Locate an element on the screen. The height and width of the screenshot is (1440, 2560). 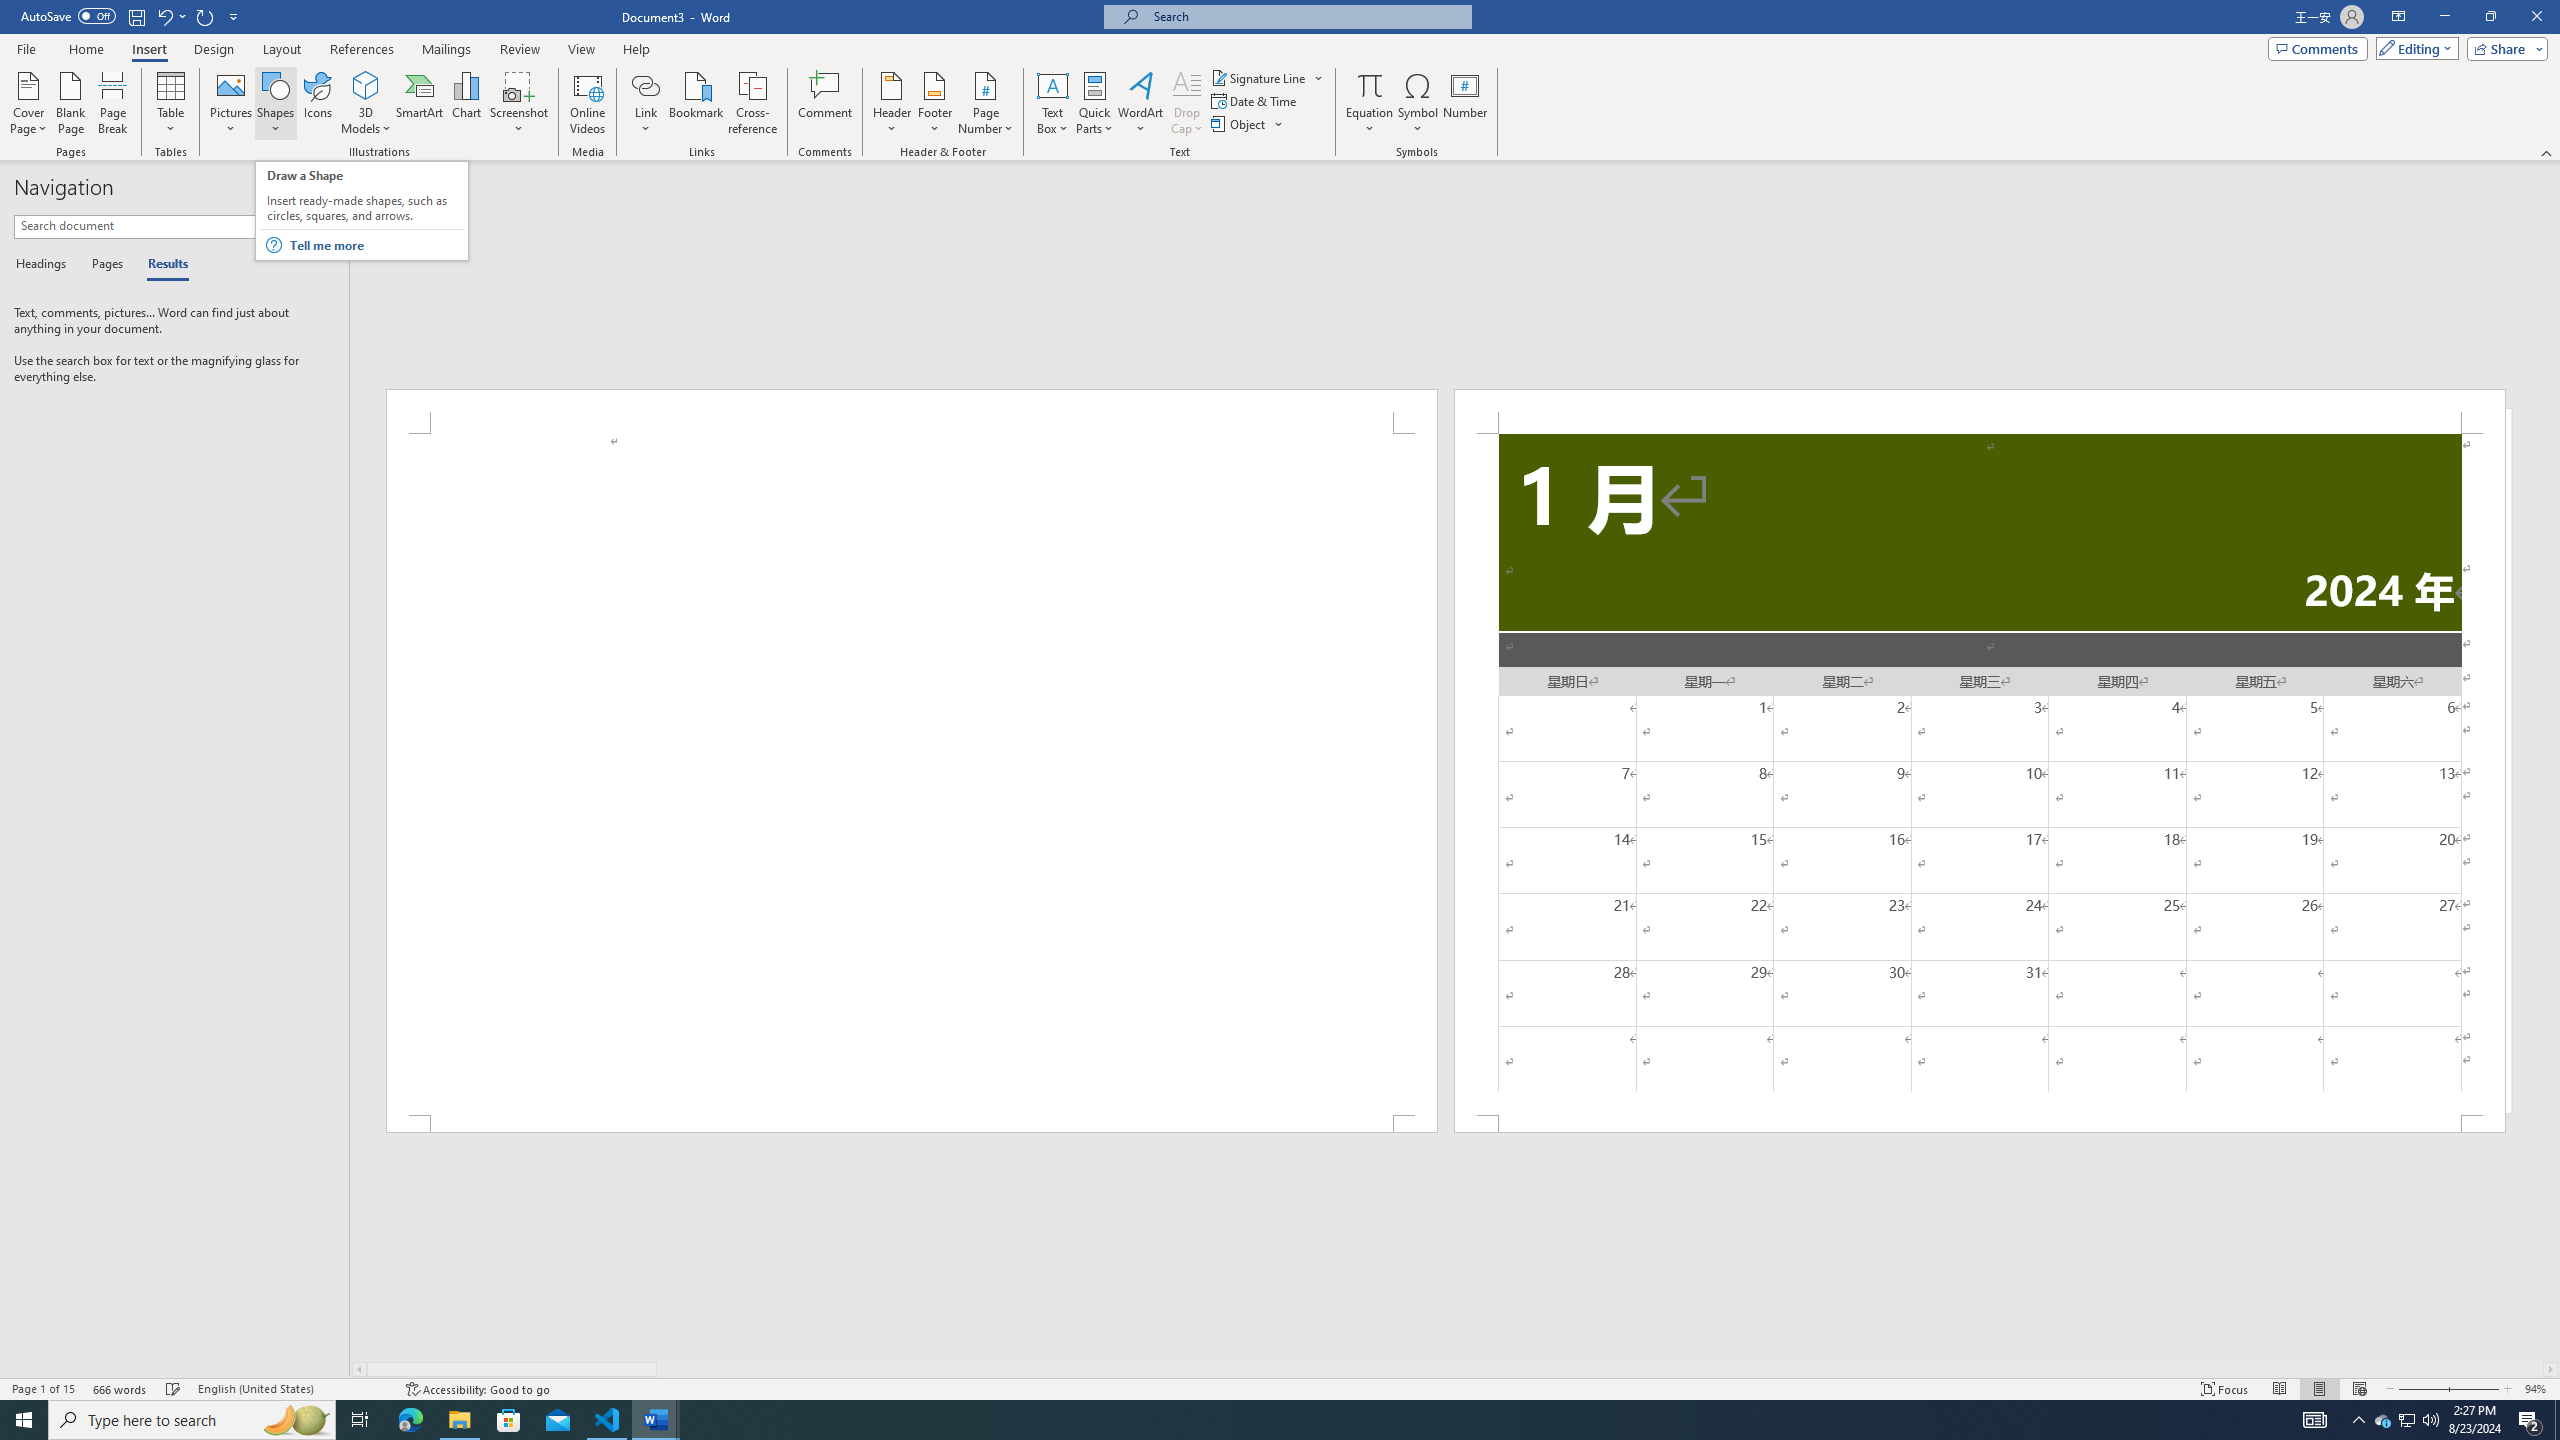
'Icons' is located at coordinates (317, 103).